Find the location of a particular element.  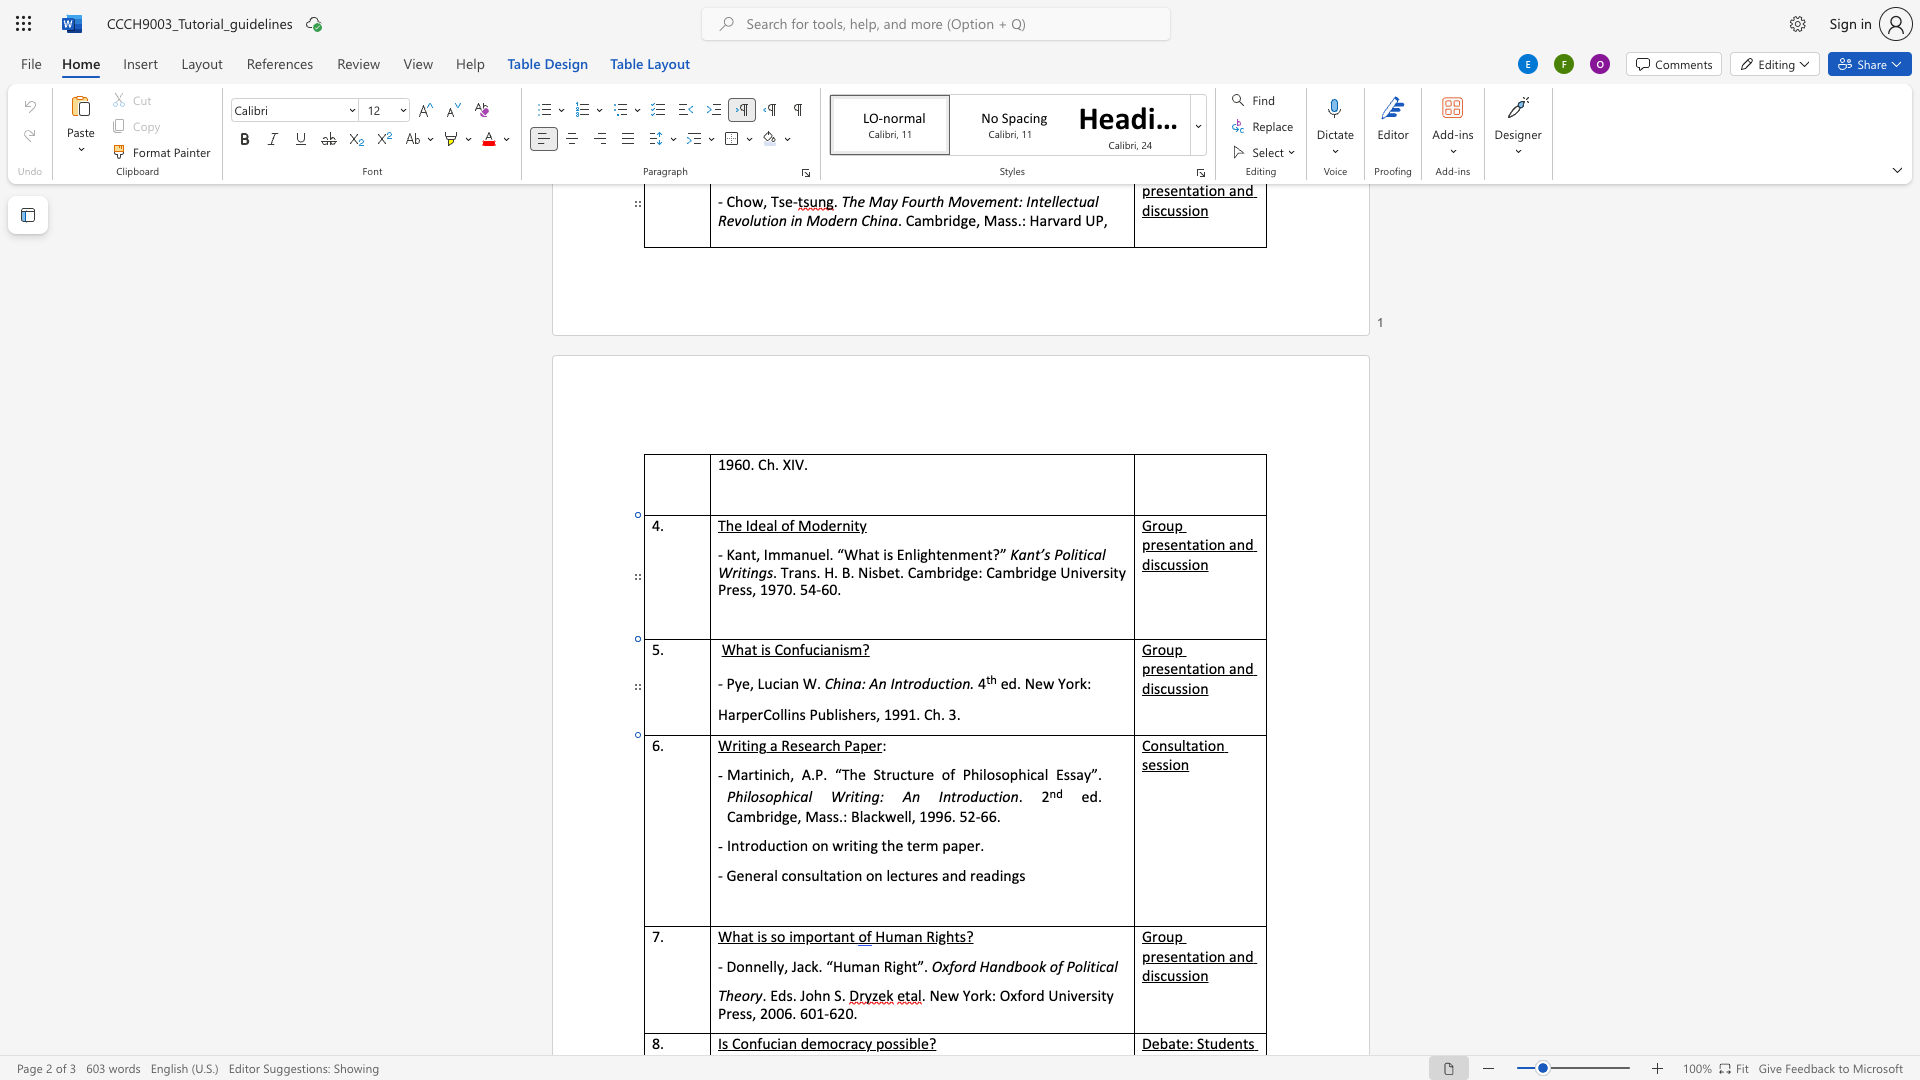

the space between the continuous character "h" and "e" in the text is located at coordinates (856, 713).